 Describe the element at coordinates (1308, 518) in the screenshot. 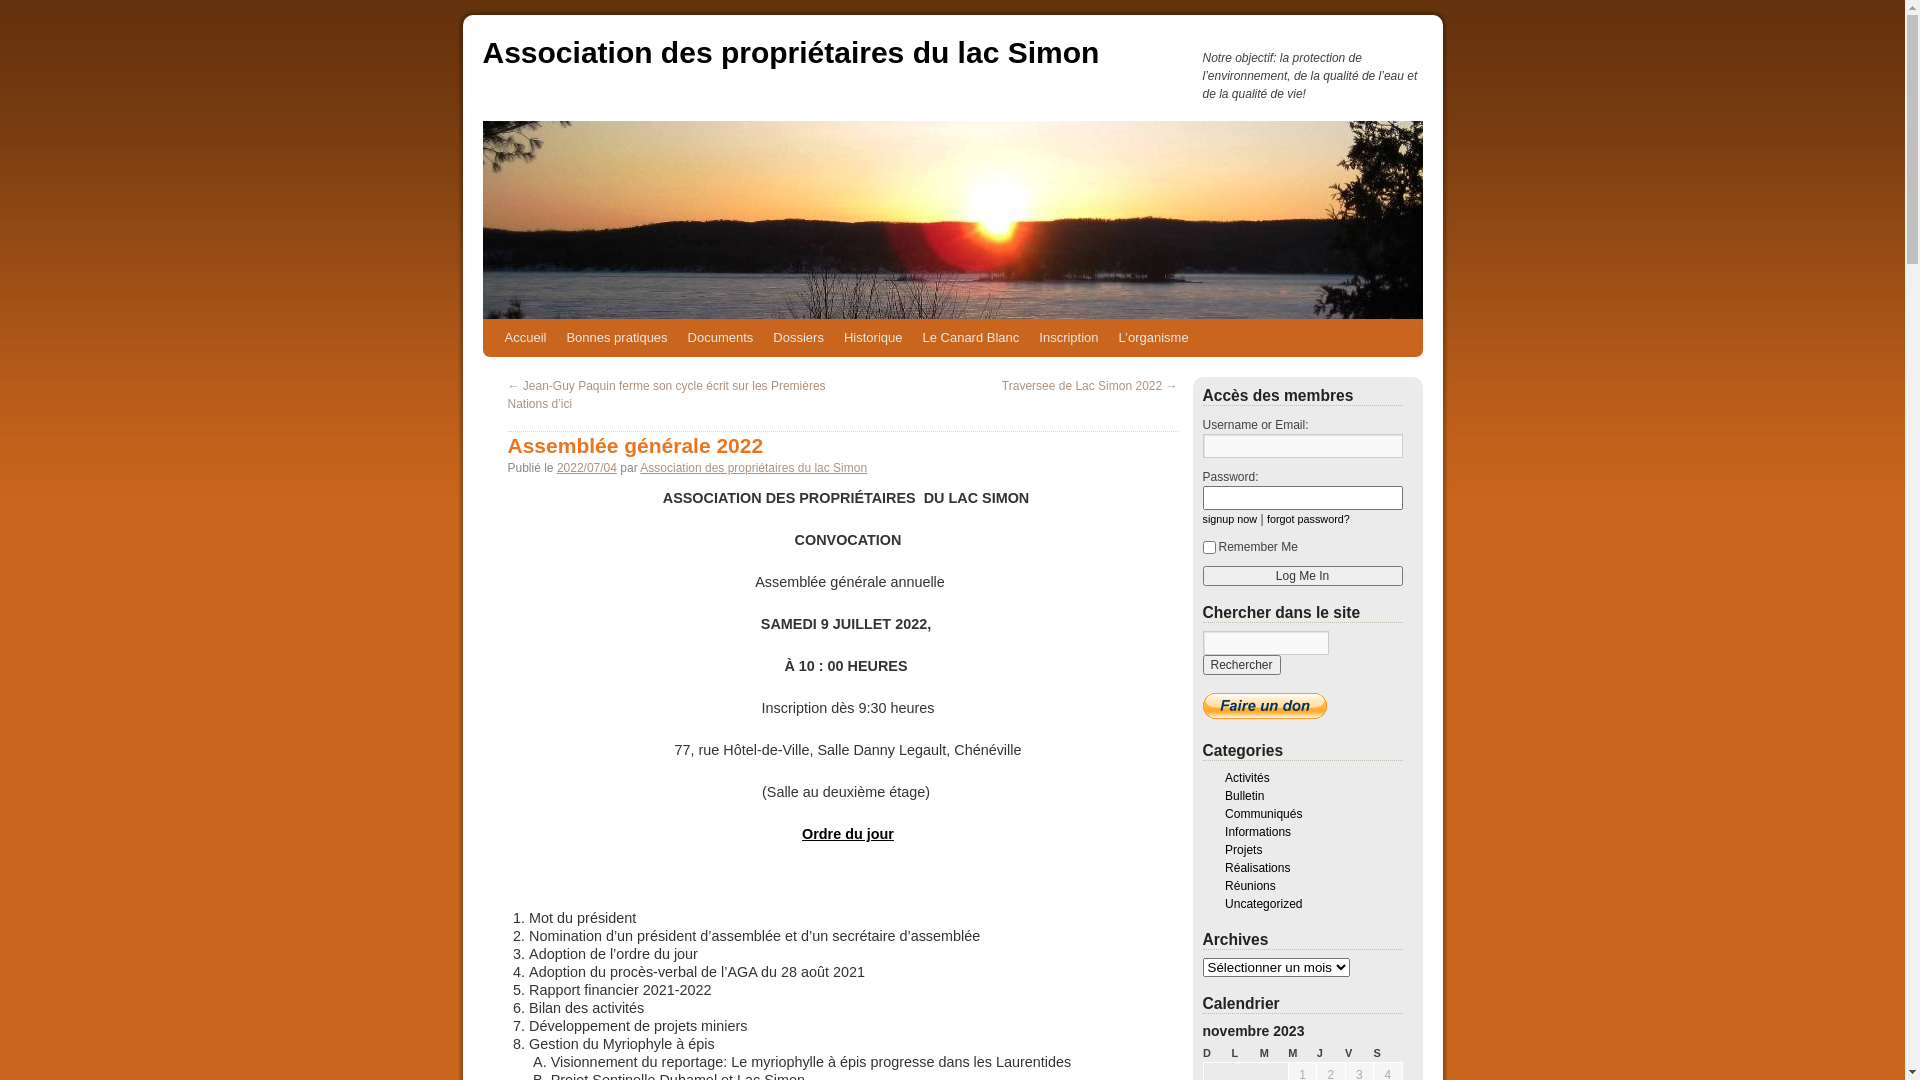

I see `'forgot password?'` at that location.